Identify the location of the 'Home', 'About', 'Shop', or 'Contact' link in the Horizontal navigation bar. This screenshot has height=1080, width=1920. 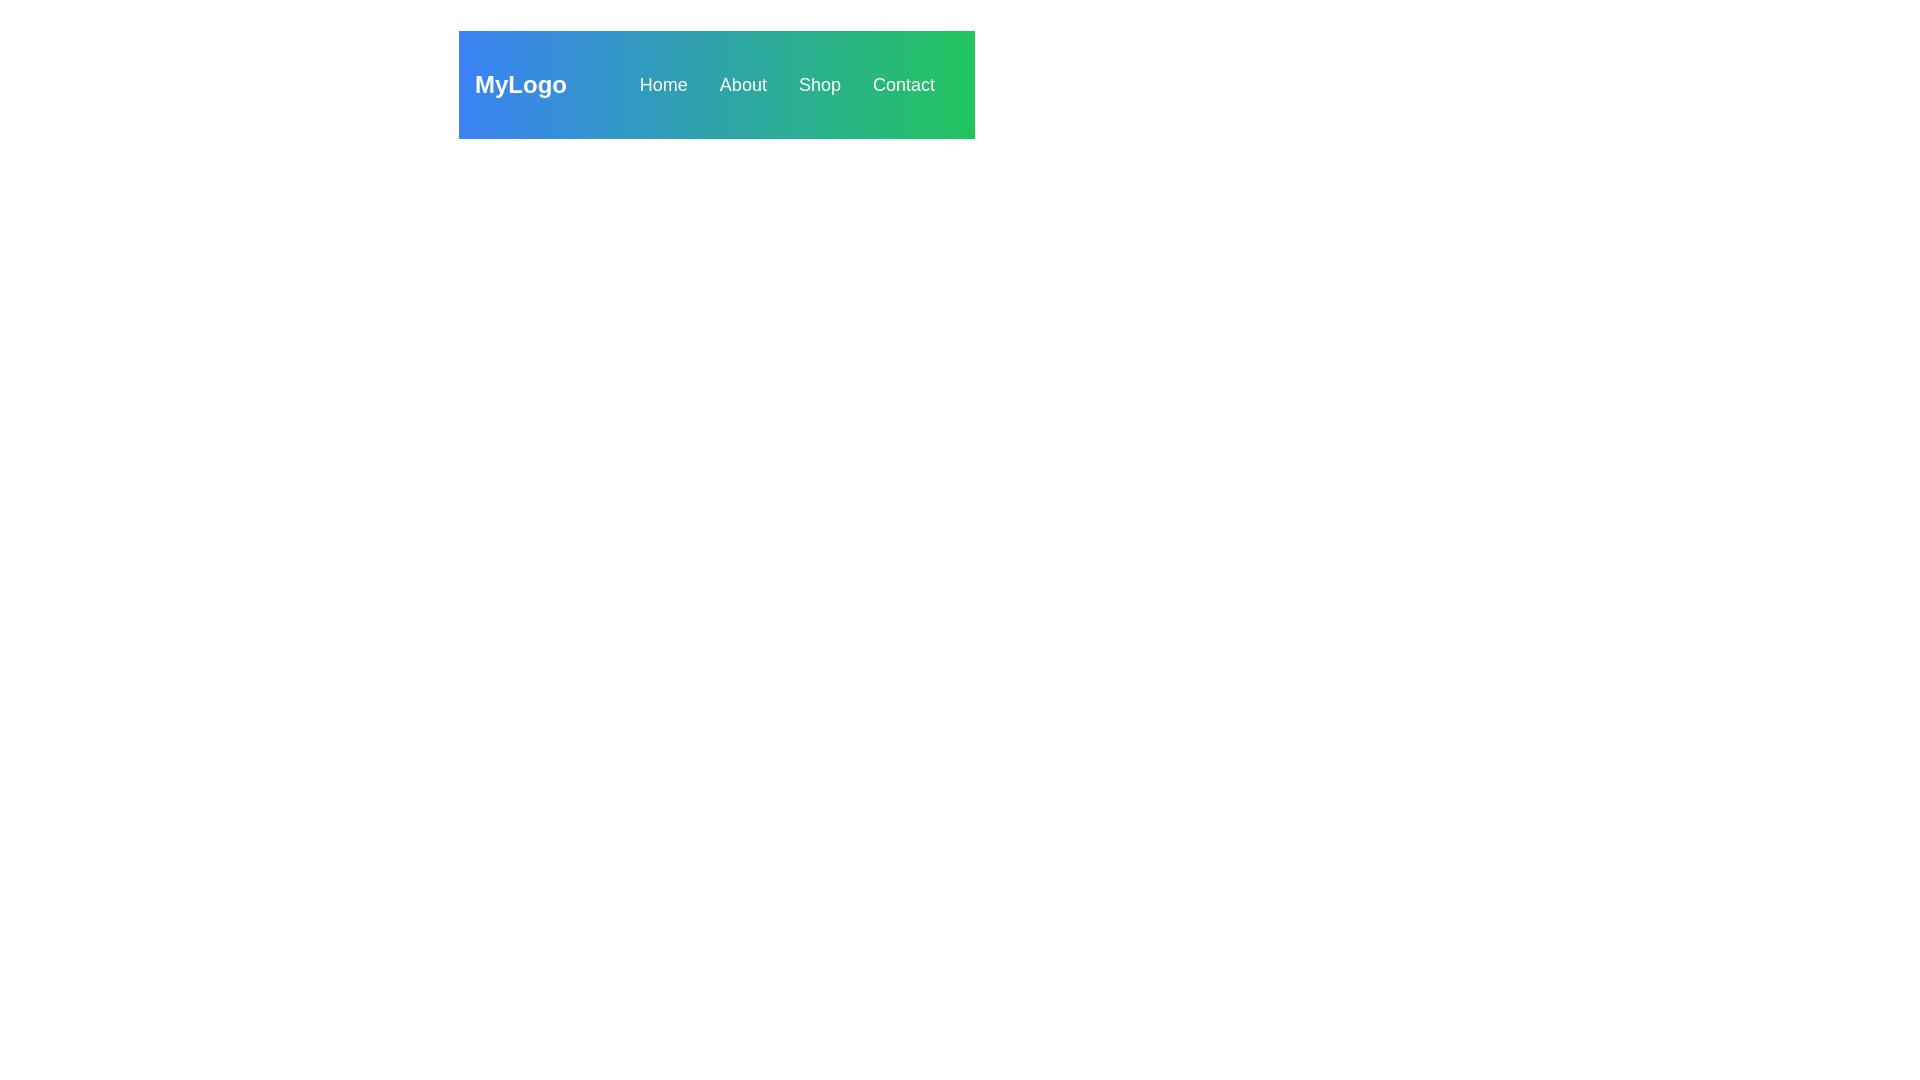
(716, 83).